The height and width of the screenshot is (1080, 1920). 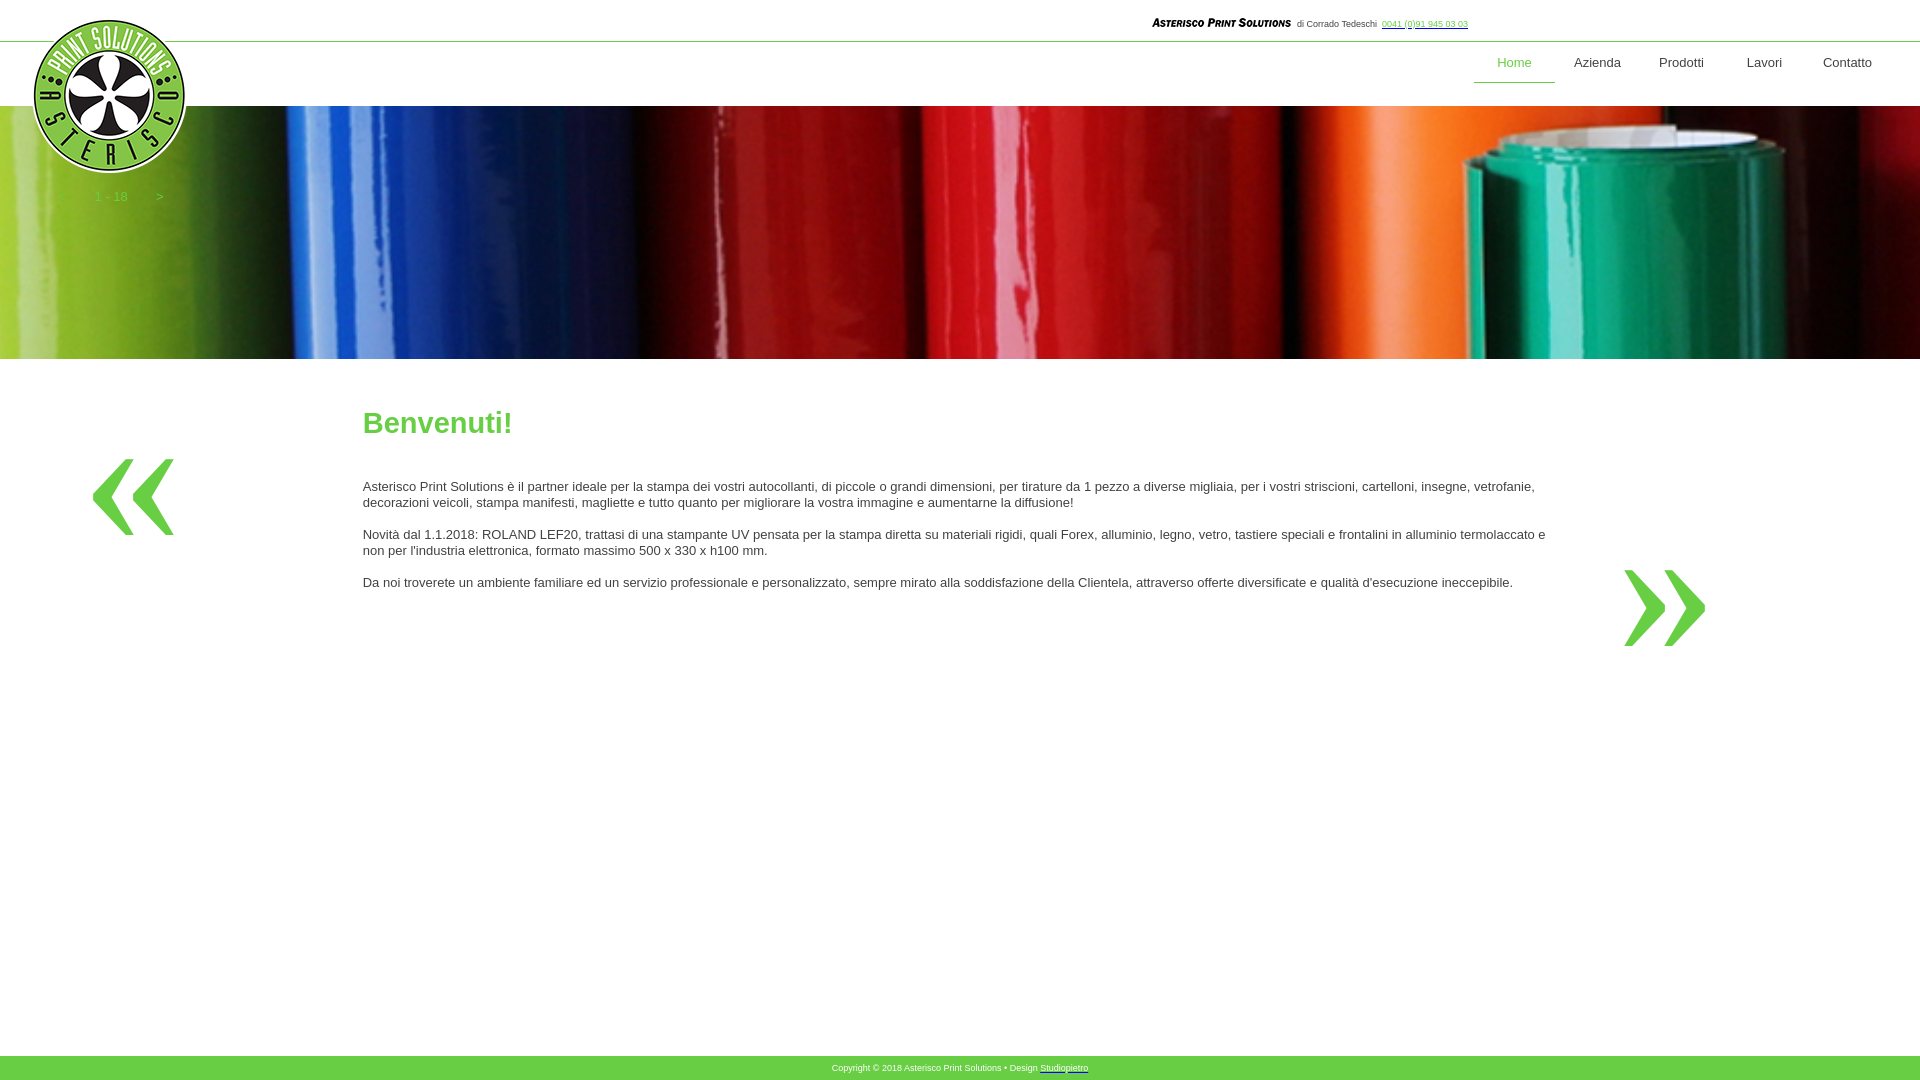 What do you see at coordinates (1063, 1067) in the screenshot?
I see `'Studiopietro'` at bounding box center [1063, 1067].